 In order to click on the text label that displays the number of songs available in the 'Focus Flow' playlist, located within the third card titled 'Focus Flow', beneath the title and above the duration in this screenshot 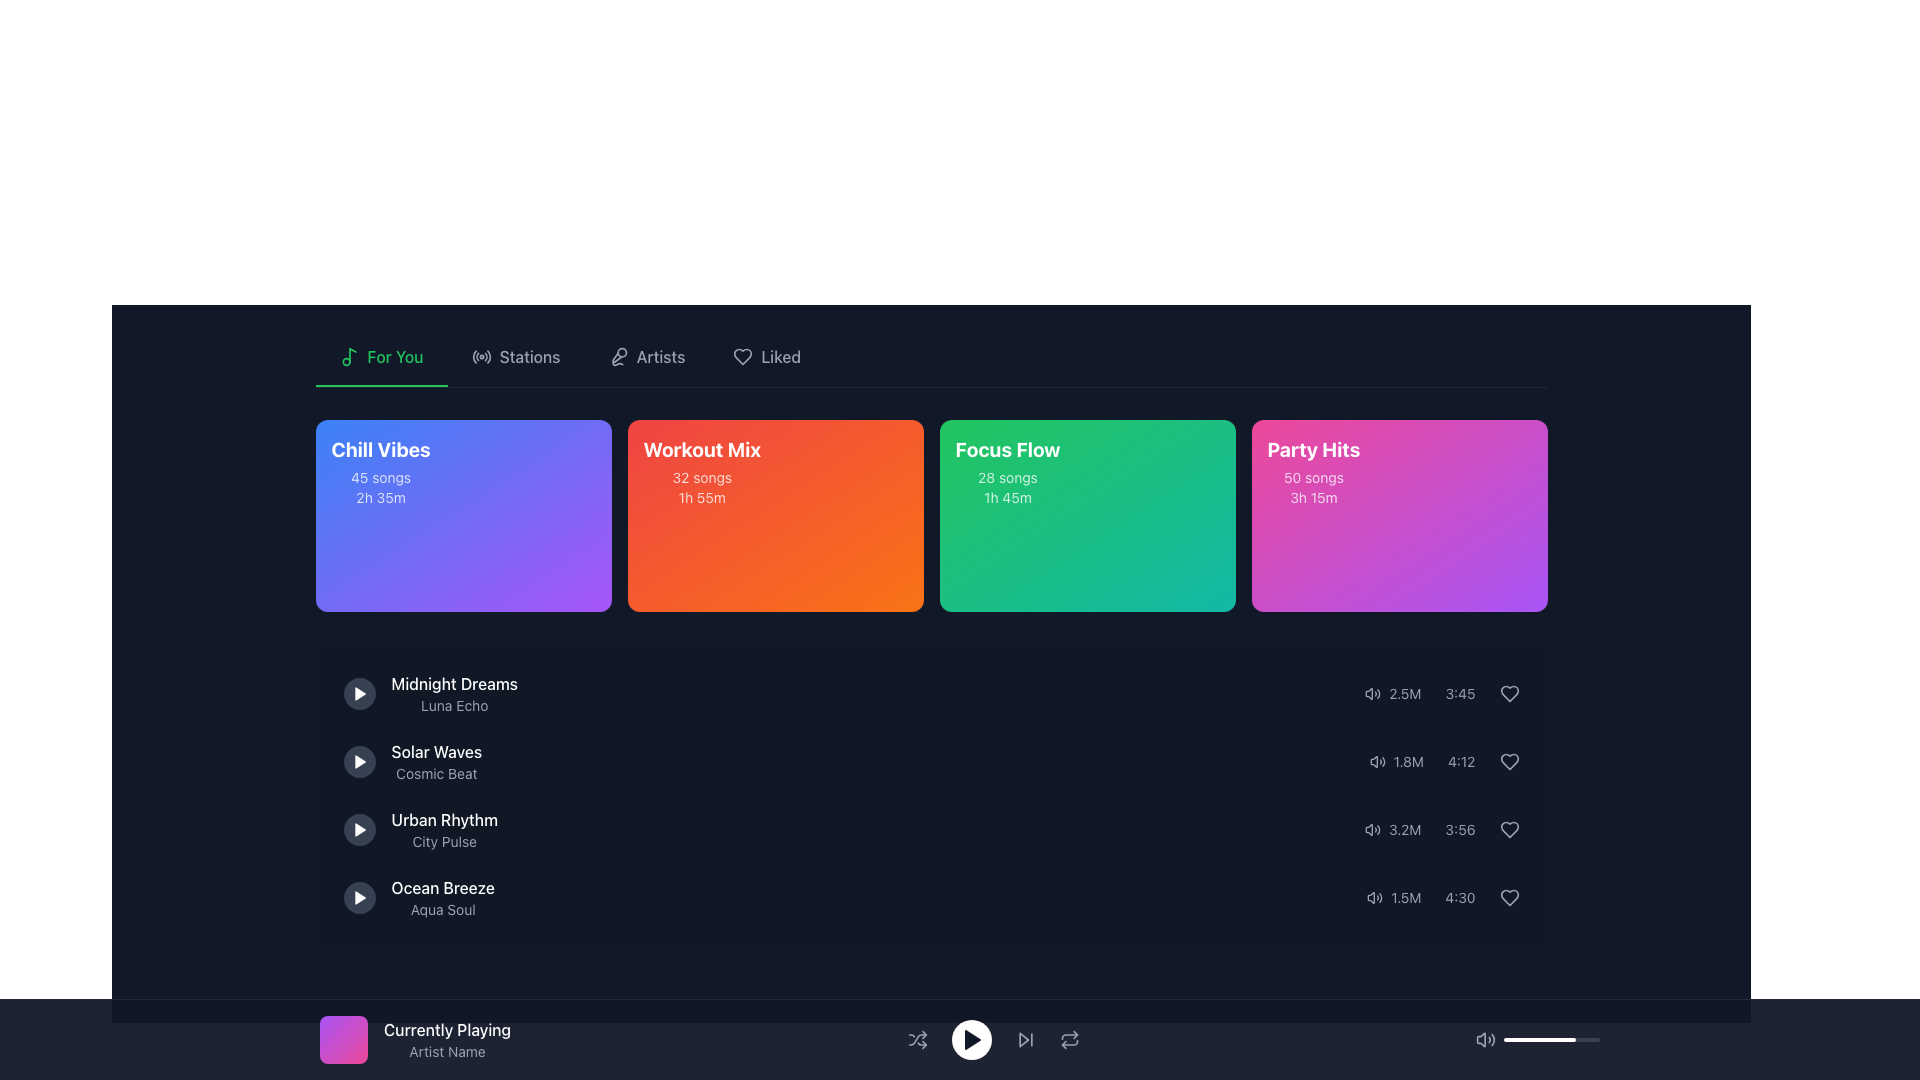, I will do `click(1008, 478)`.